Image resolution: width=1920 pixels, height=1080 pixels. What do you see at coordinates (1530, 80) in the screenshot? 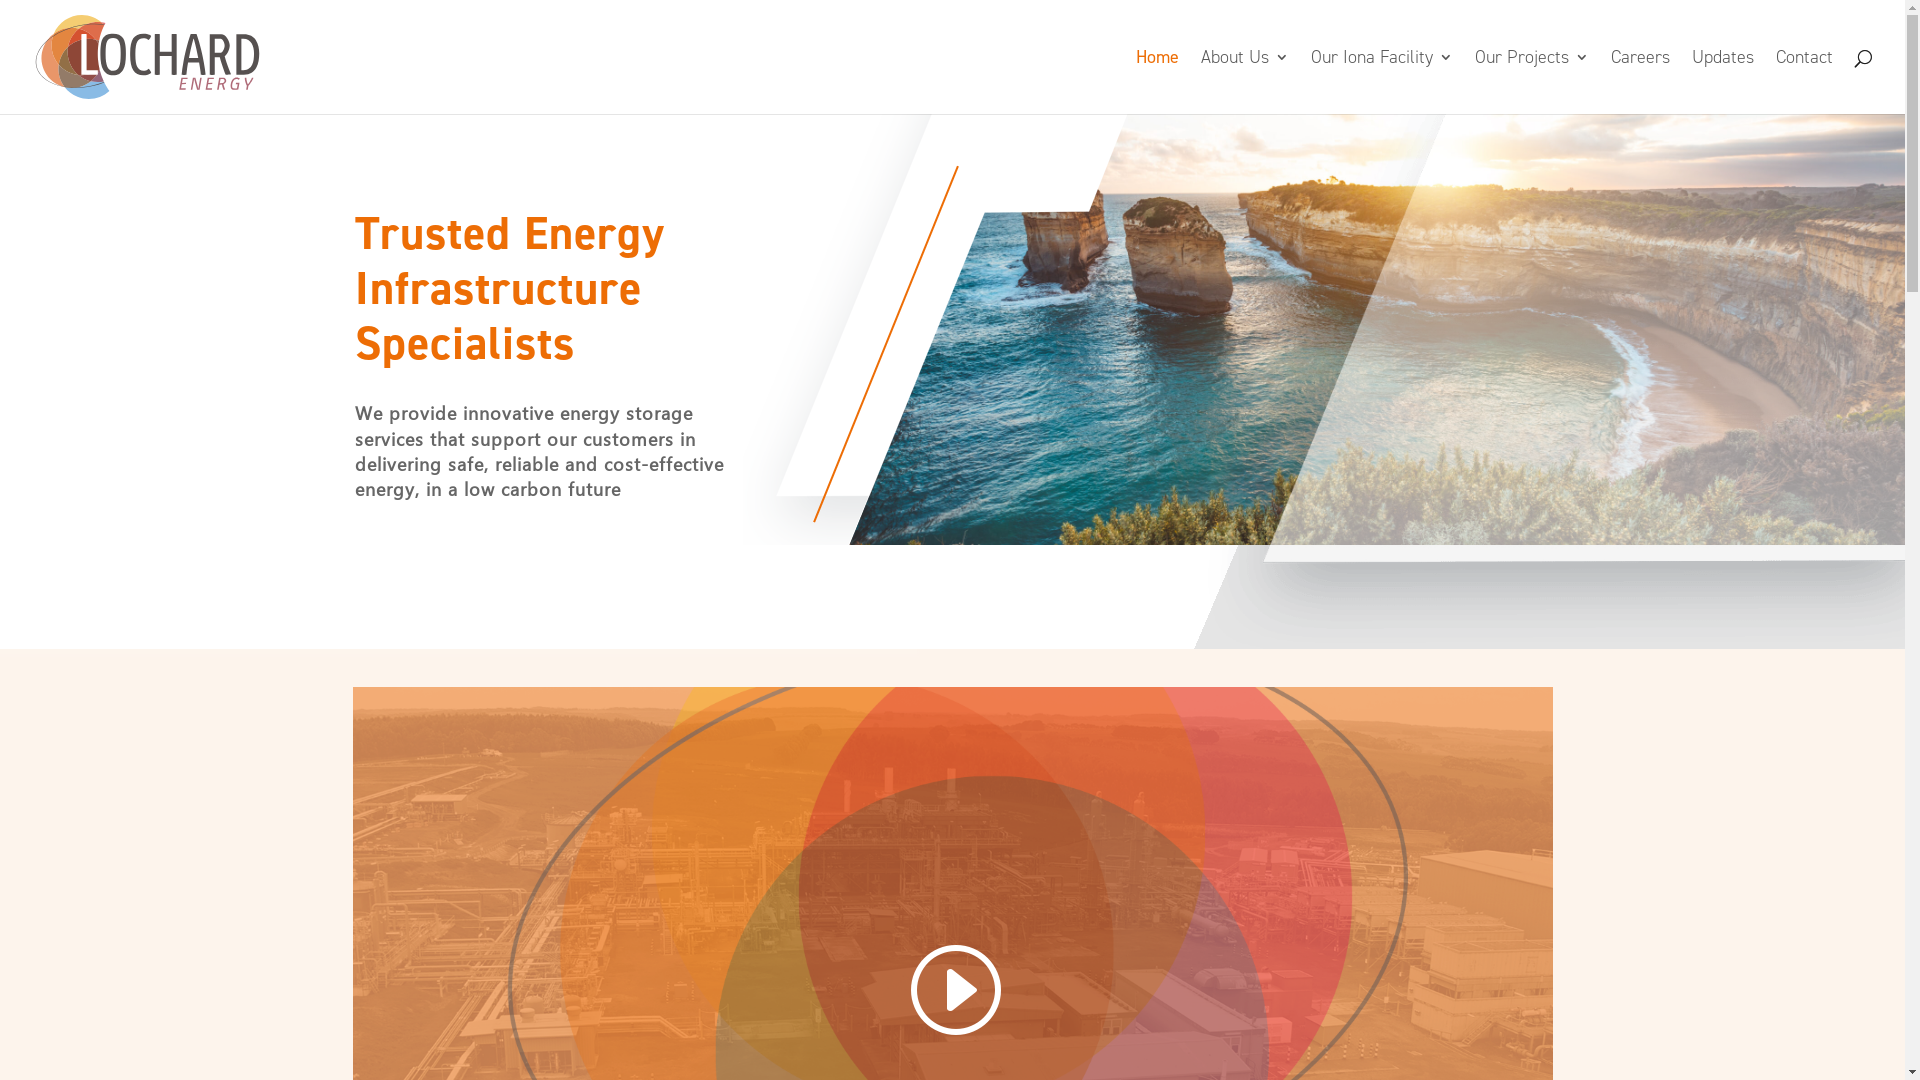
I see `'Our Projects'` at bounding box center [1530, 80].